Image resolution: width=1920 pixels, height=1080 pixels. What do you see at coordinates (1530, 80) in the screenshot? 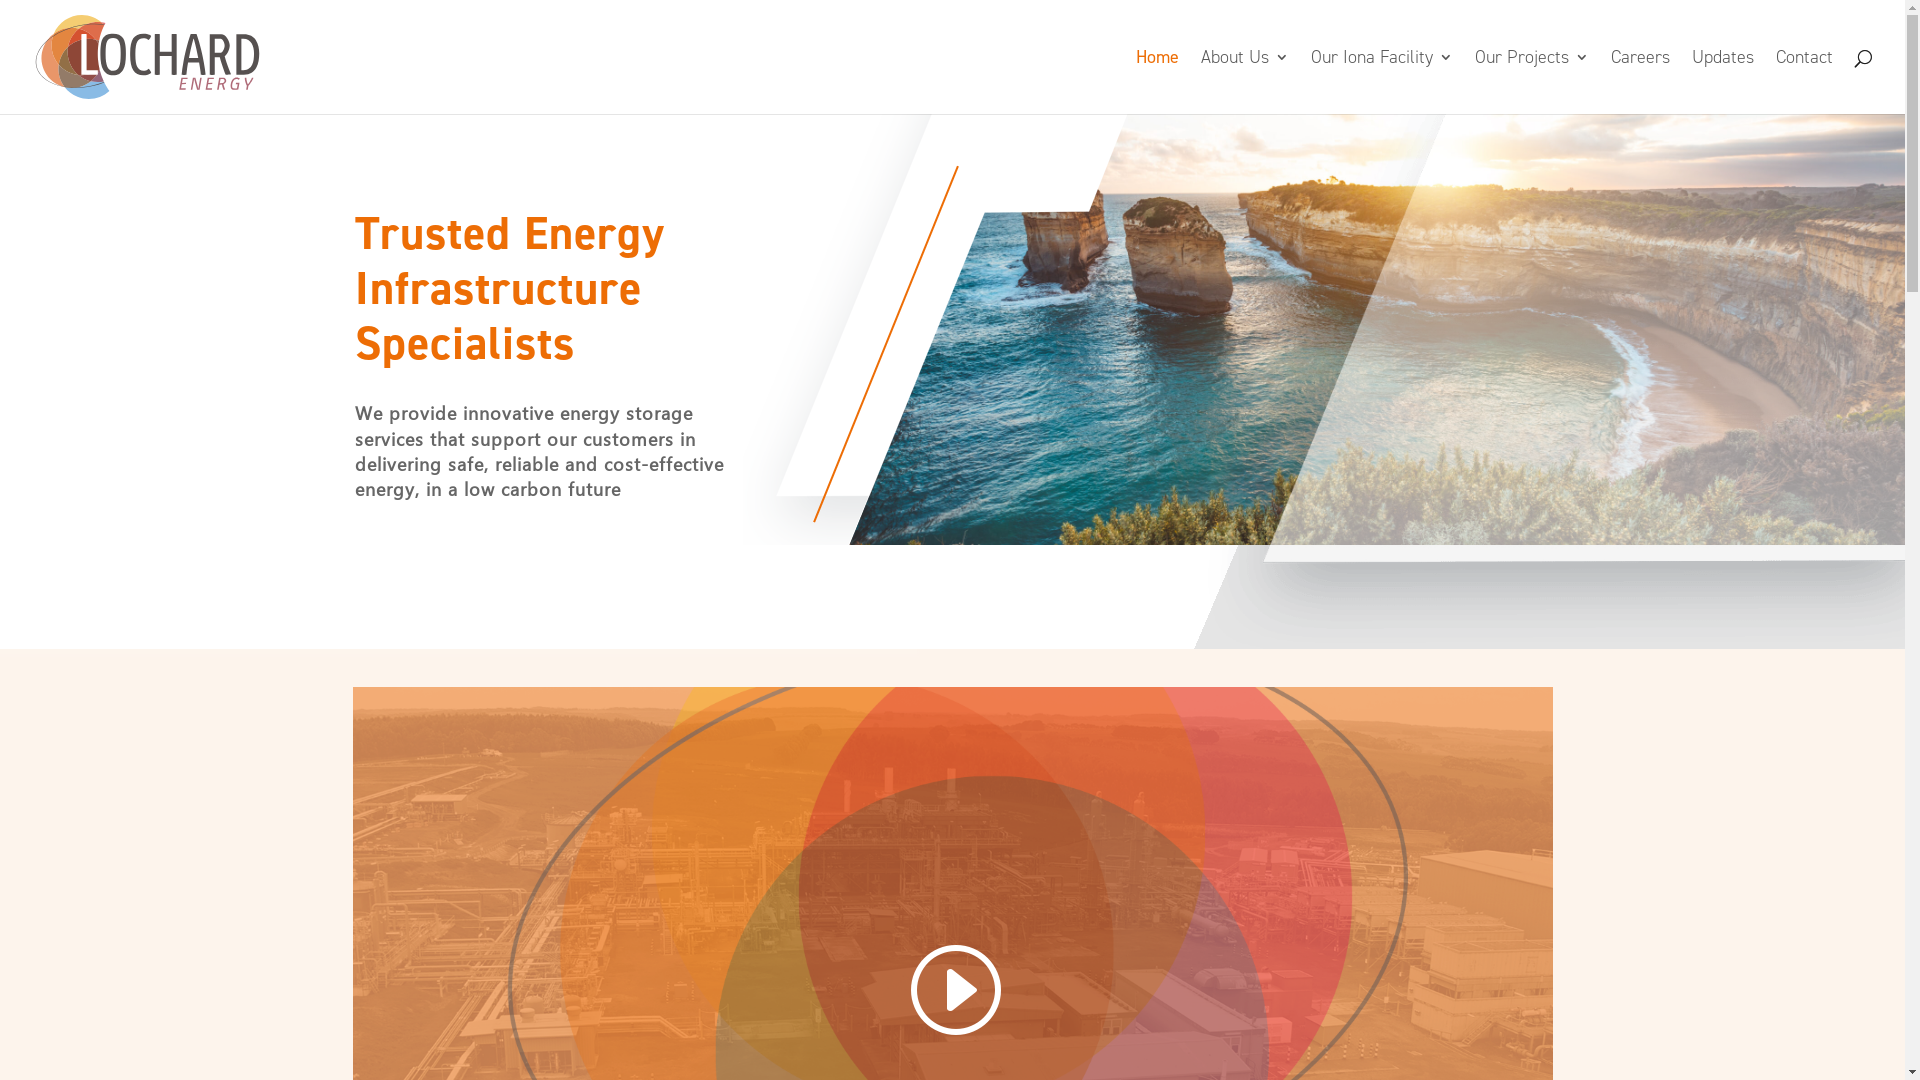
I see `'Our Projects'` at bounding box center [1530, 80].